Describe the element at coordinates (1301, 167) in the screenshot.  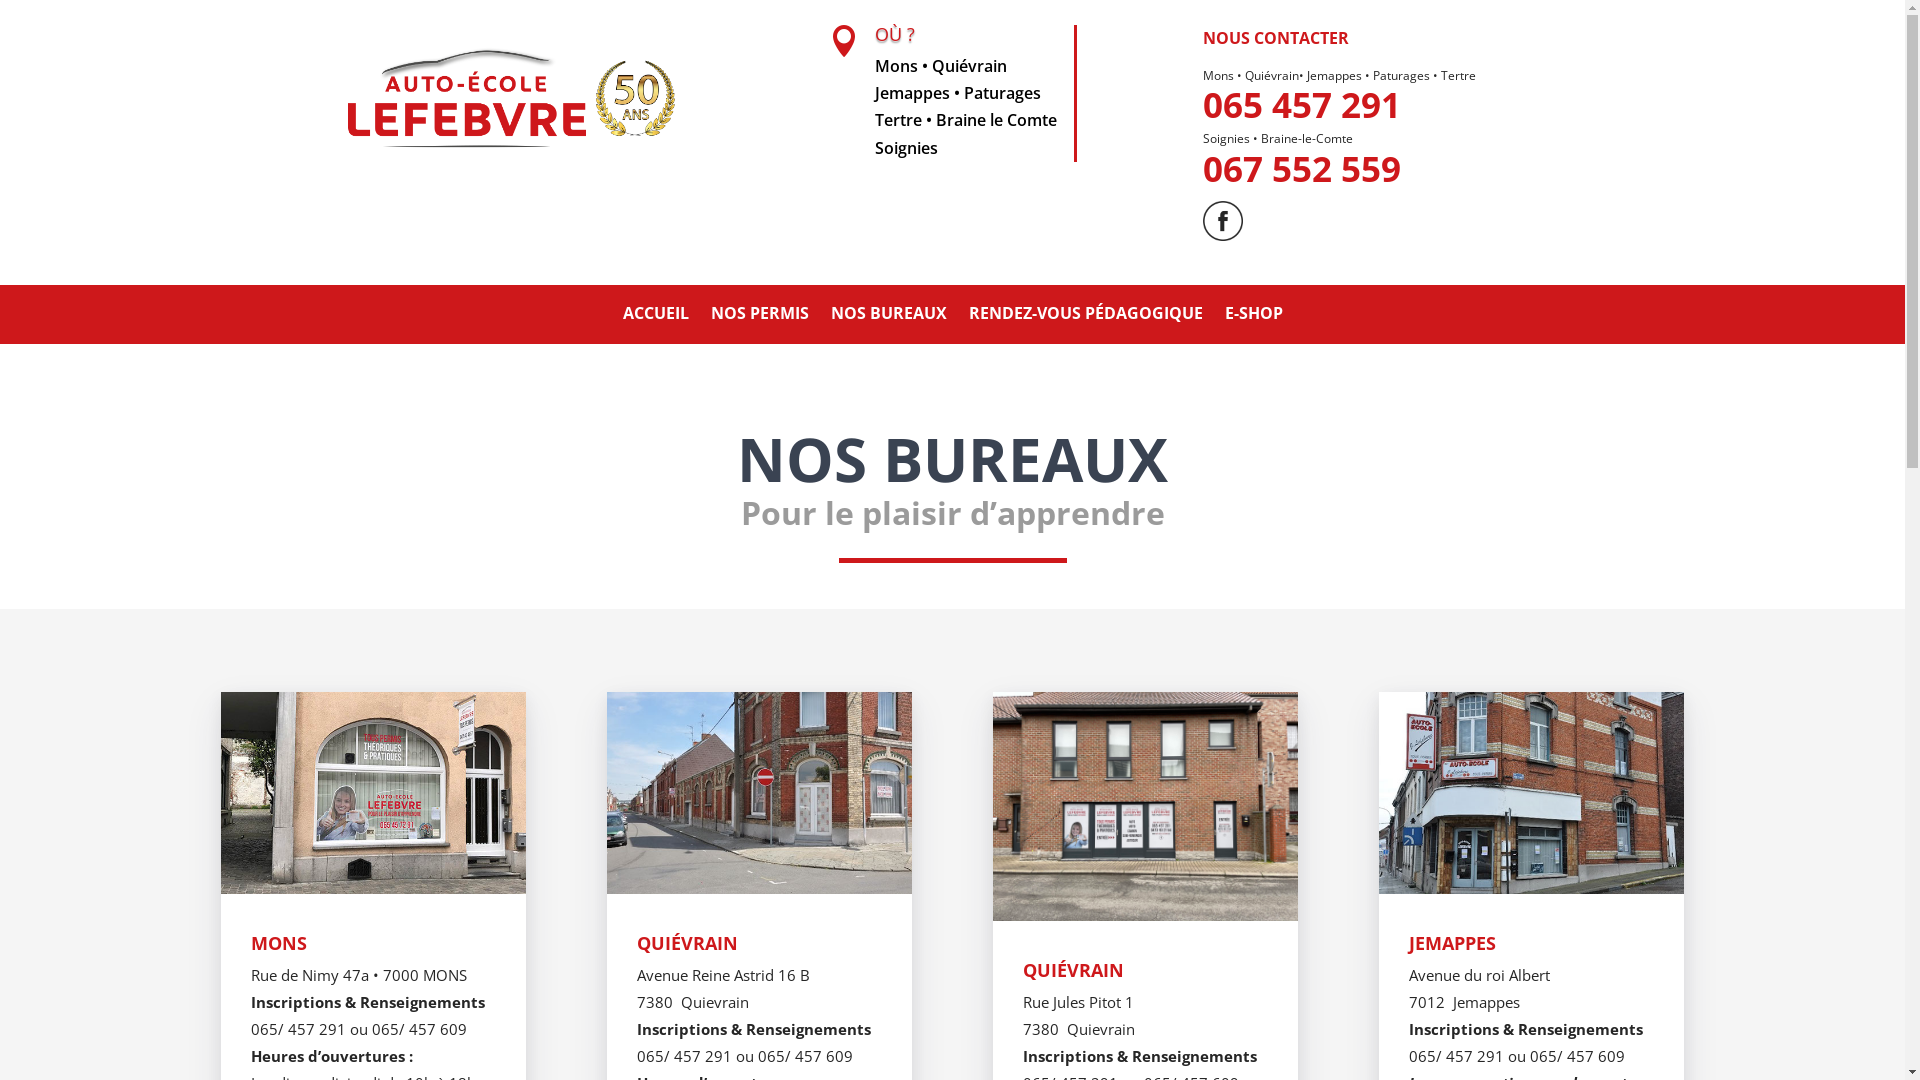
I see `'067 552 559'` at that location.